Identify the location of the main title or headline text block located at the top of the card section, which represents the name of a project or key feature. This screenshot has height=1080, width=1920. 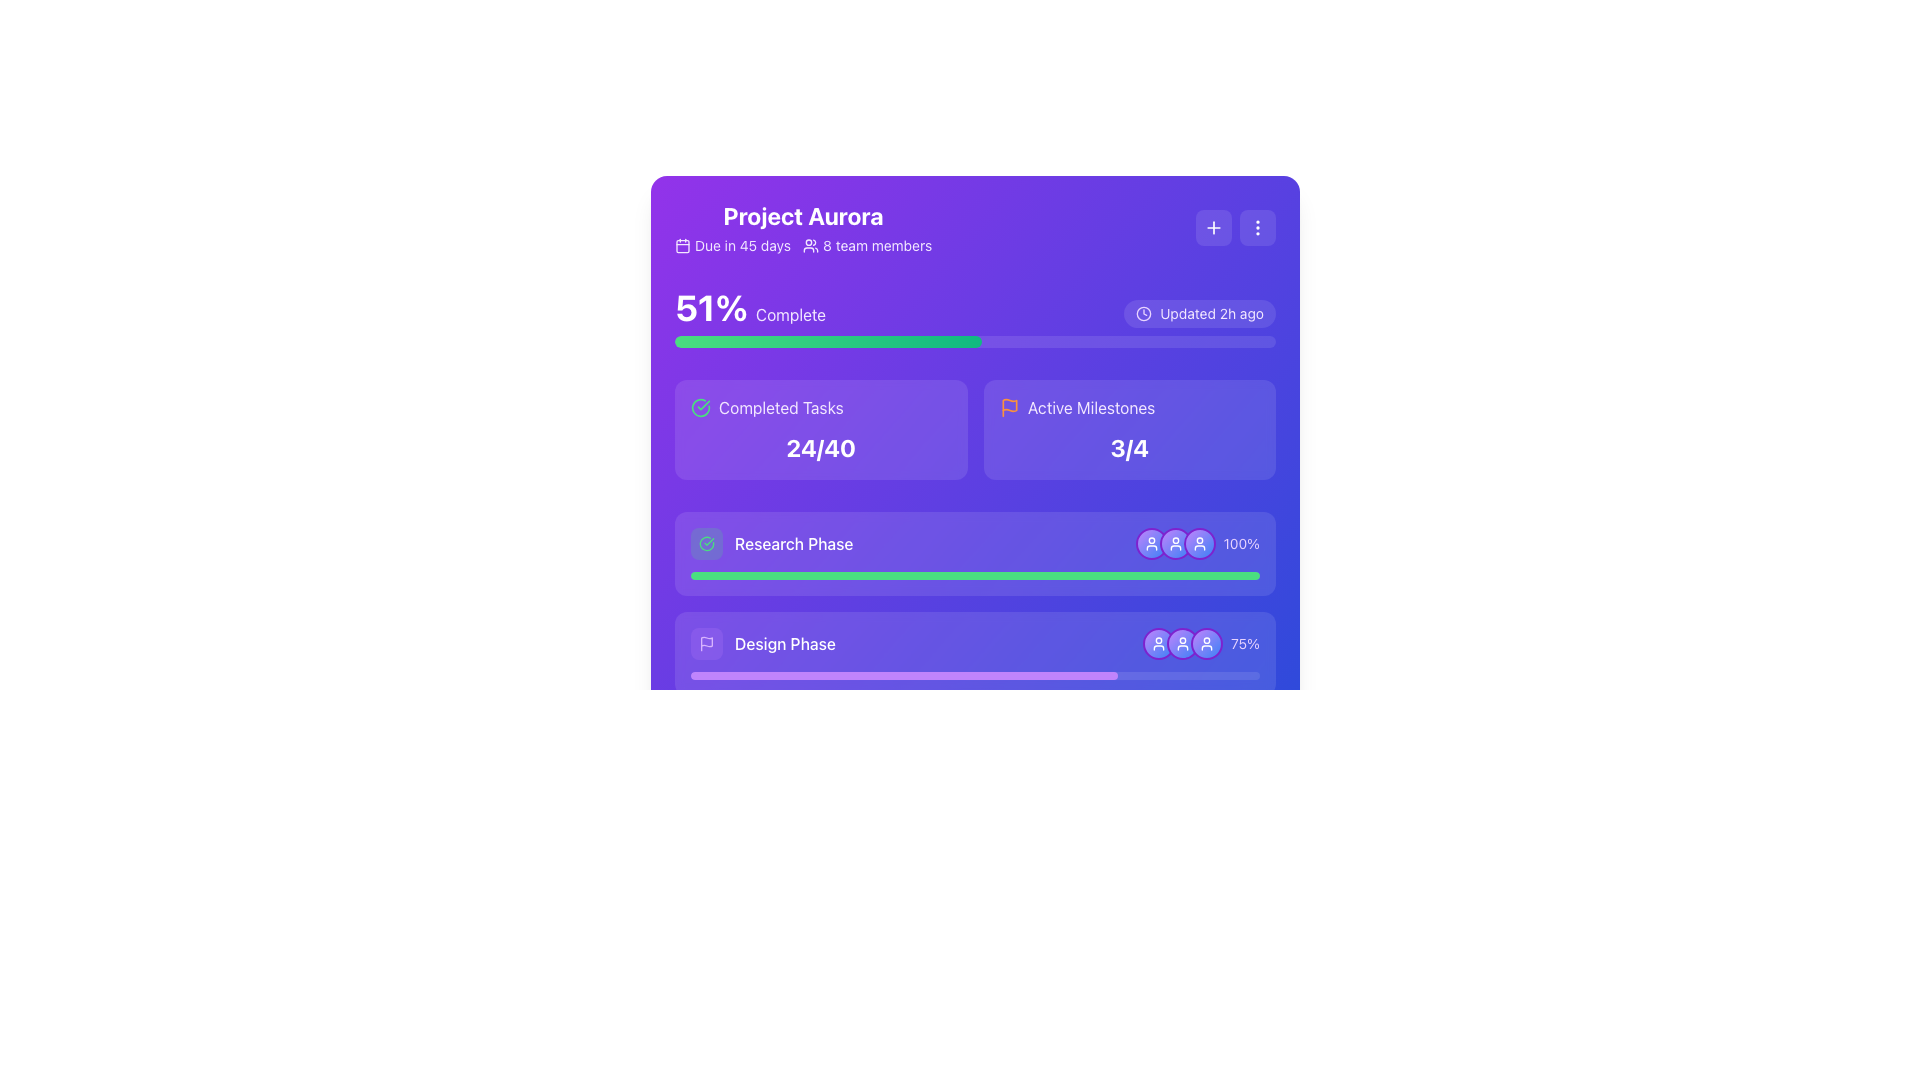
(803, 216).